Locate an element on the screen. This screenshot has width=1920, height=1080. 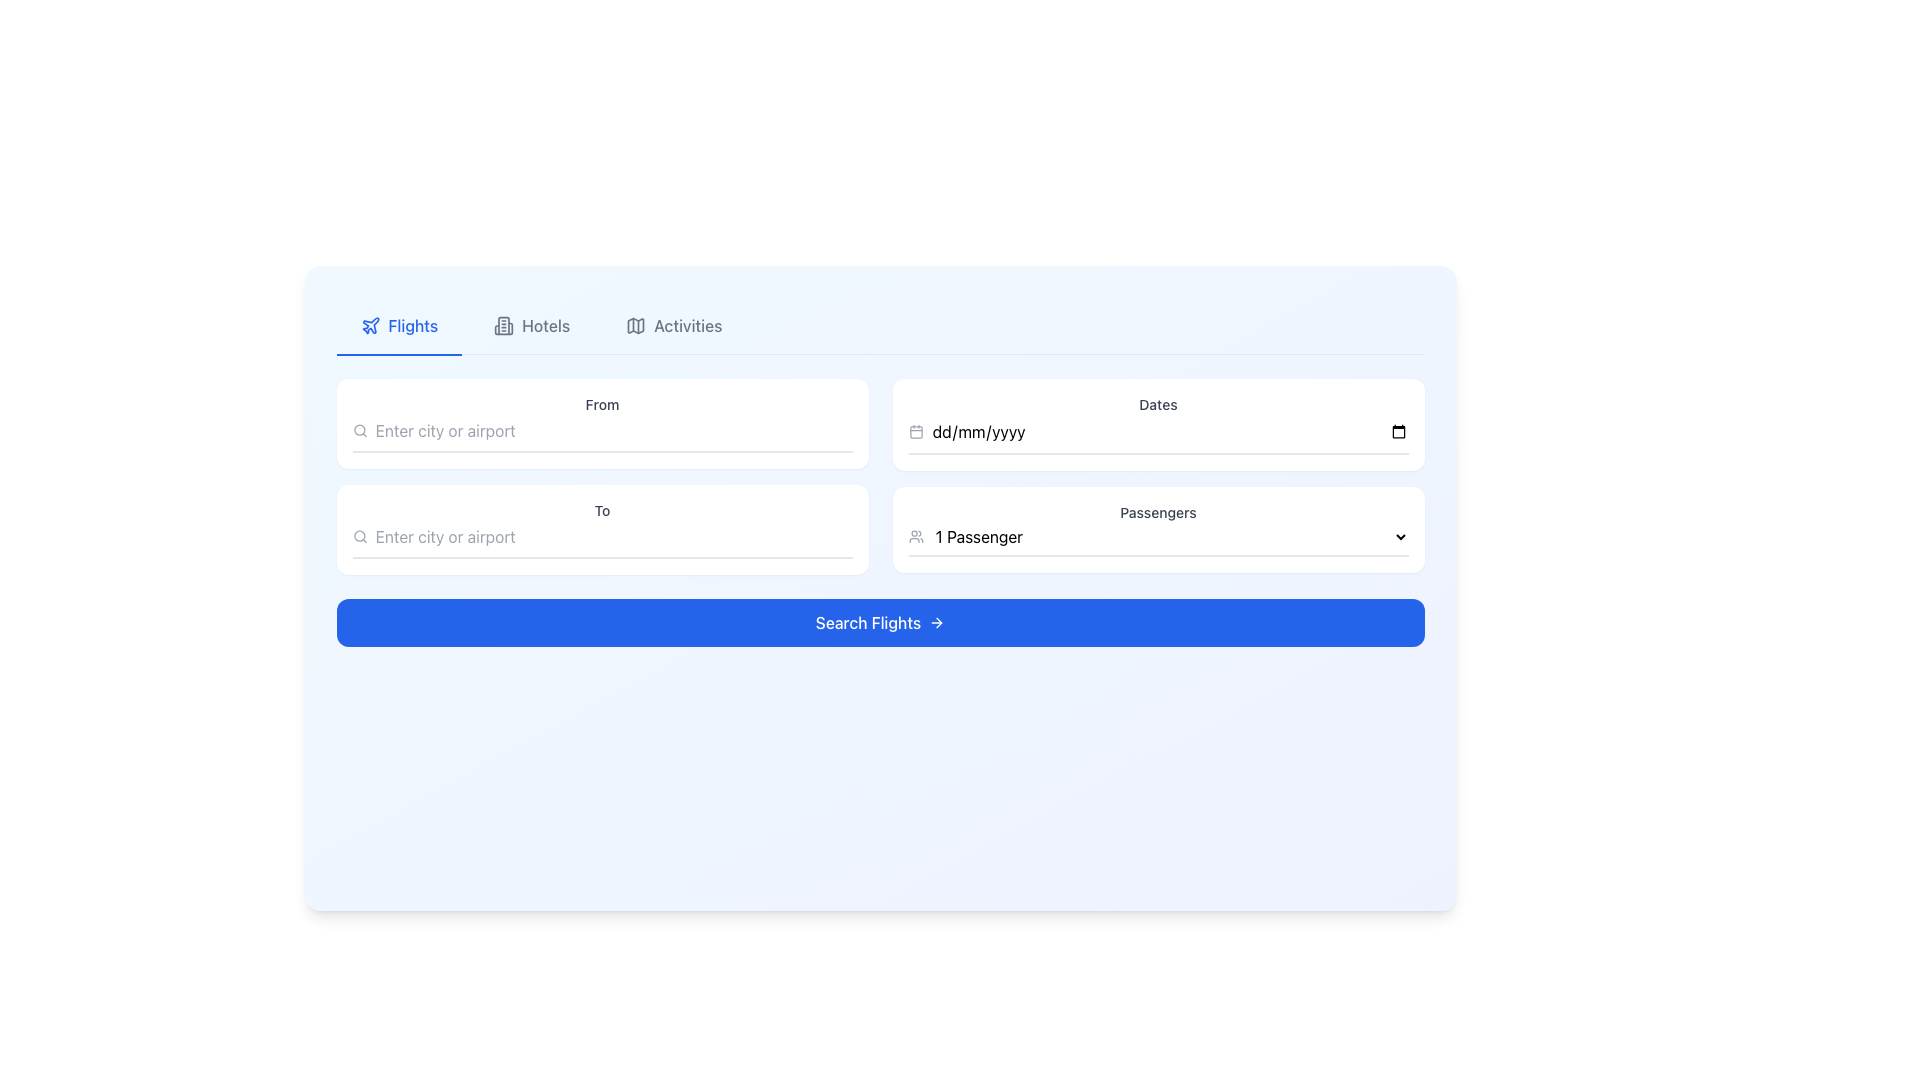
the forward arrow icon located to the right of the 'Search Flights' text label in the blue button at the lower center of the interface is located at coordinates (938, 622).